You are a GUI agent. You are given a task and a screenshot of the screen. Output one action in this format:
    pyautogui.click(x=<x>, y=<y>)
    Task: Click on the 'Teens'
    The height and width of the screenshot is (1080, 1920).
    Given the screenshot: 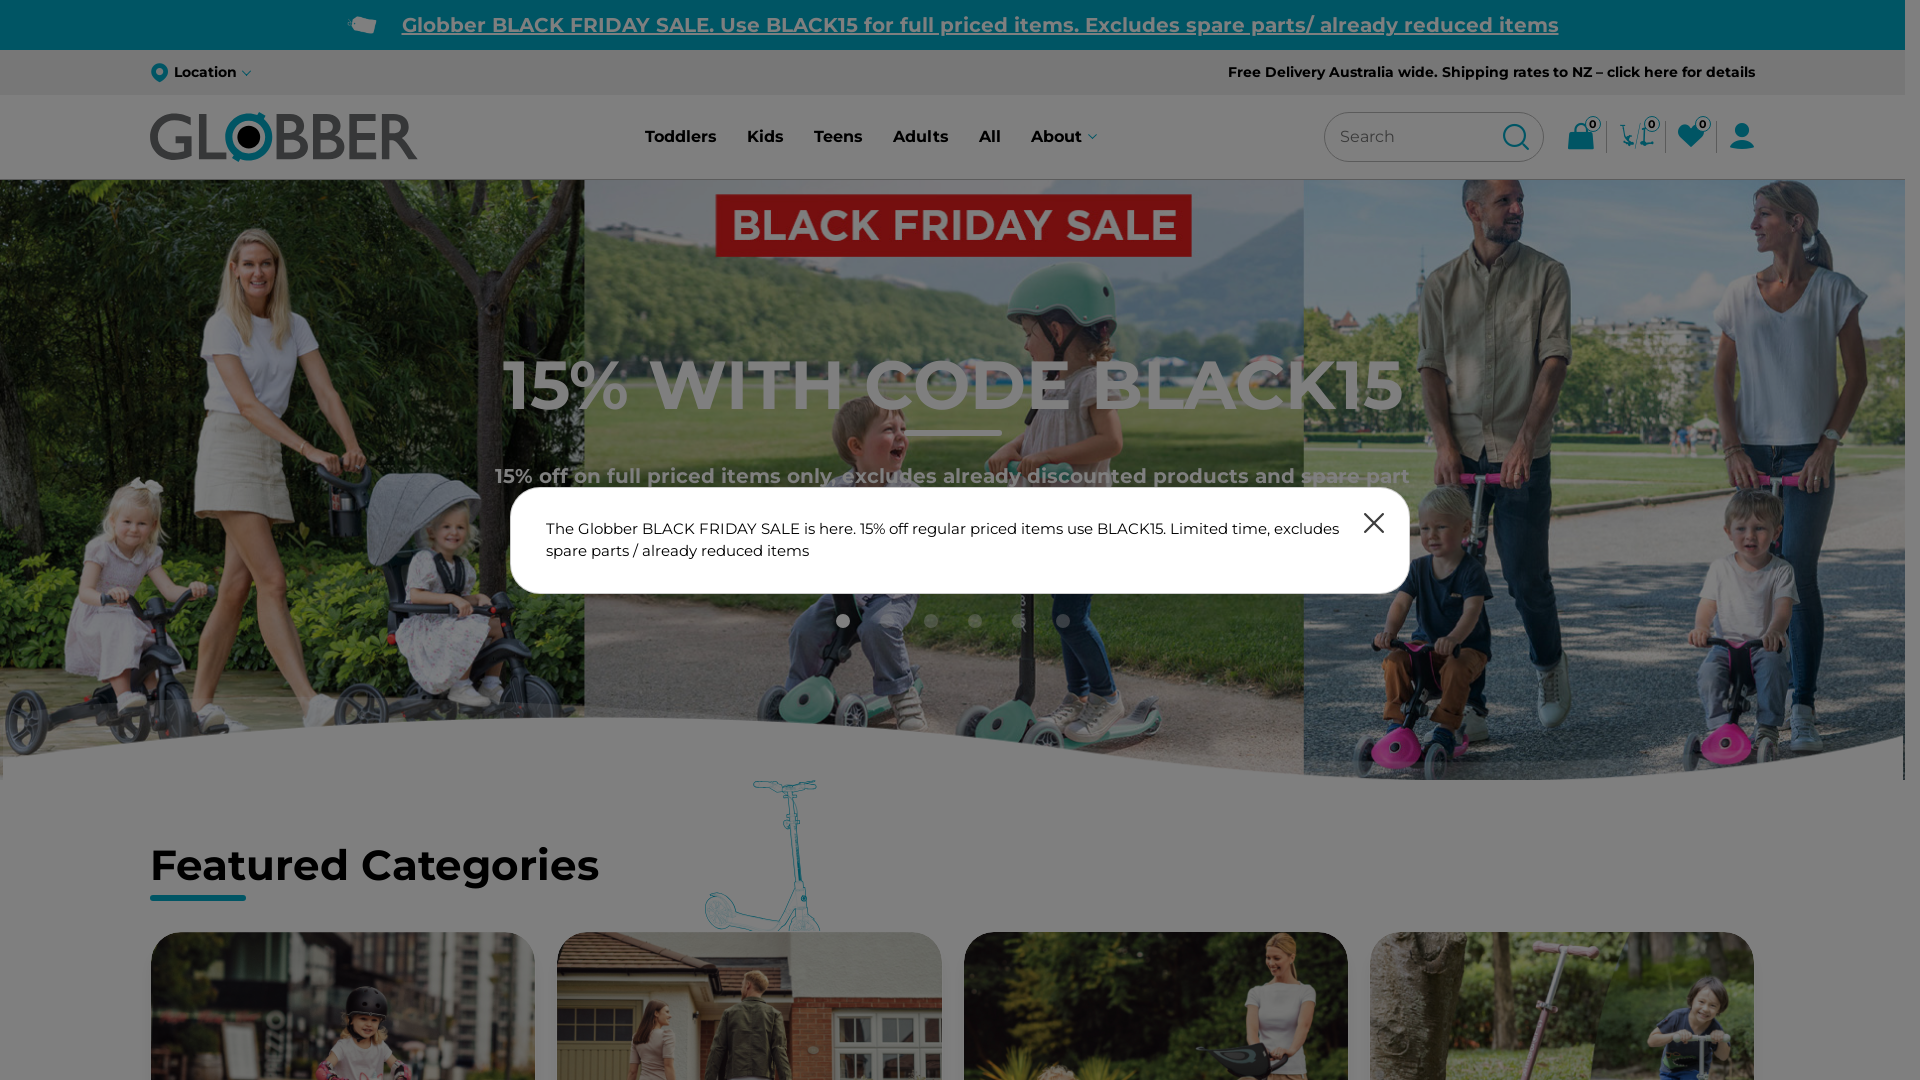 What is the action you would take?
    pyautogui.click(x=814, y=136)
    